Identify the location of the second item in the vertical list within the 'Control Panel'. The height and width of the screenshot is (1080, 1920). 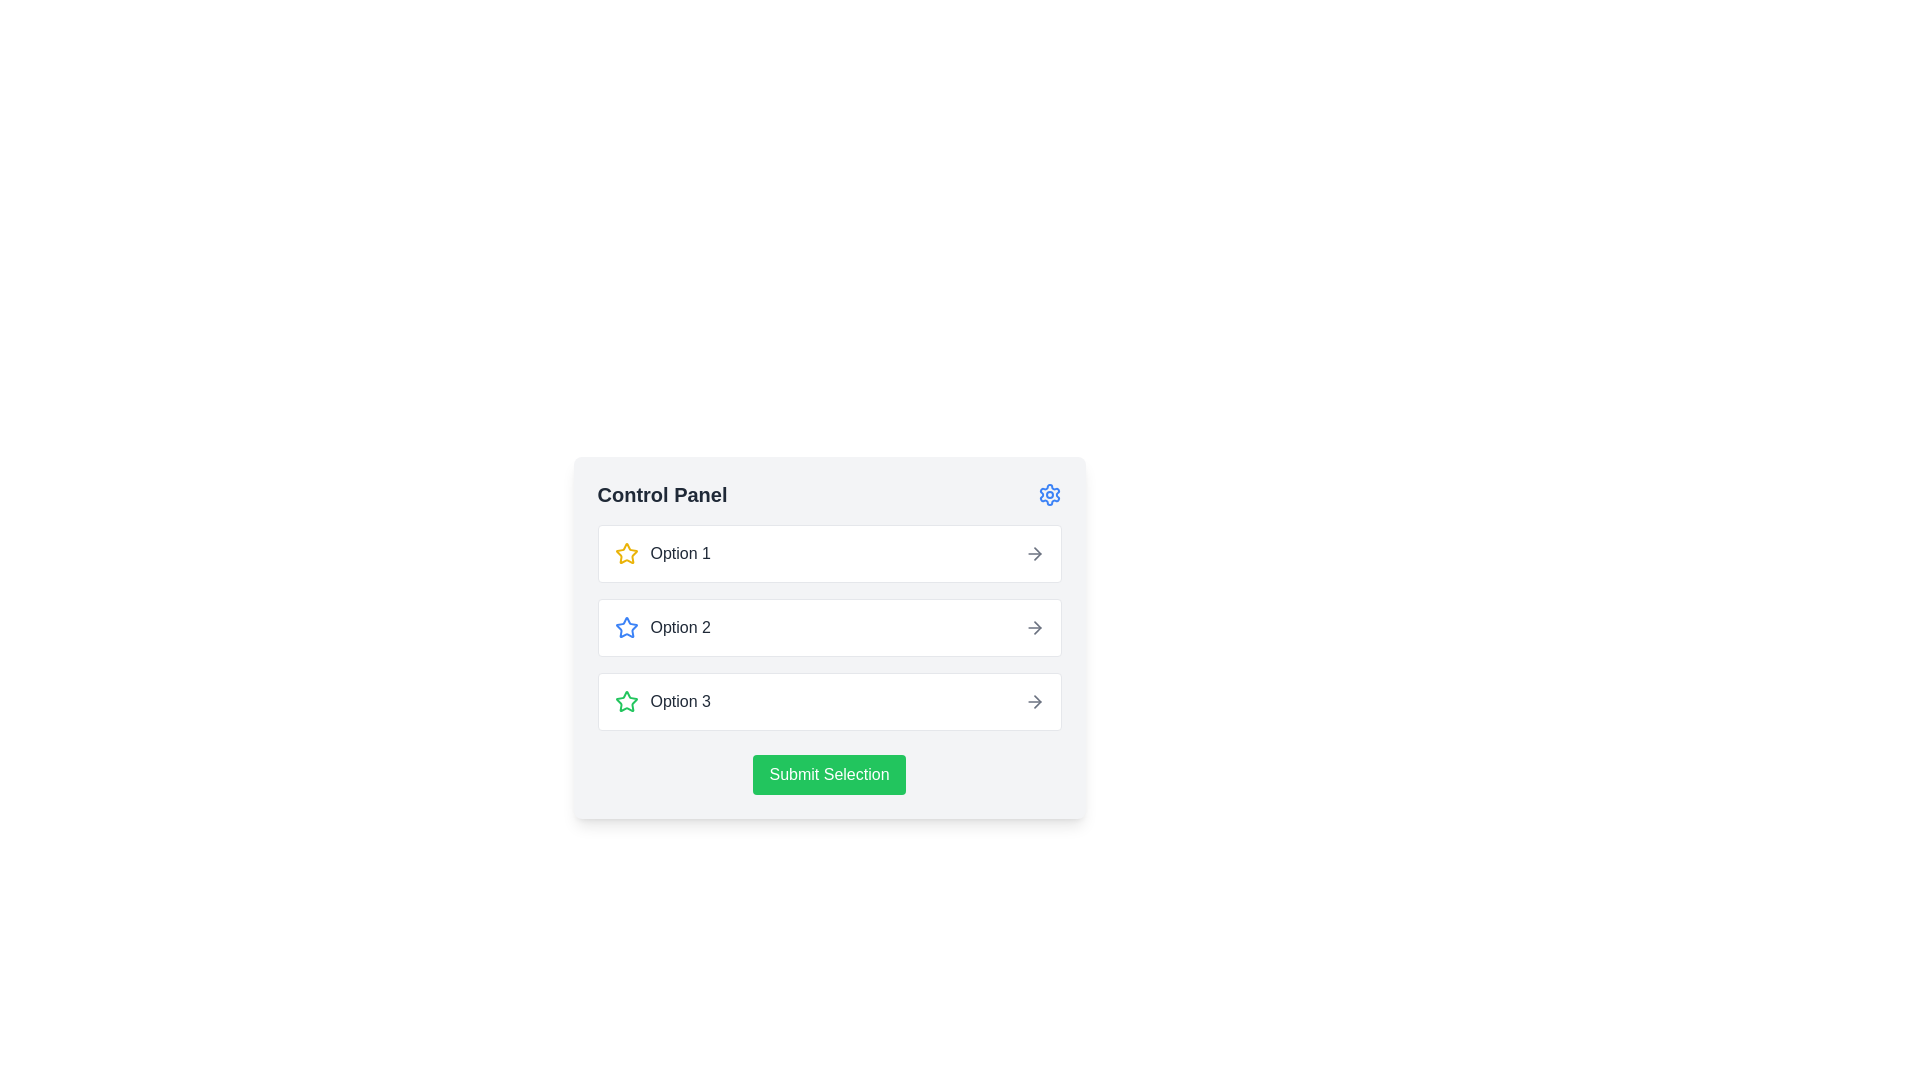
(829, 627).